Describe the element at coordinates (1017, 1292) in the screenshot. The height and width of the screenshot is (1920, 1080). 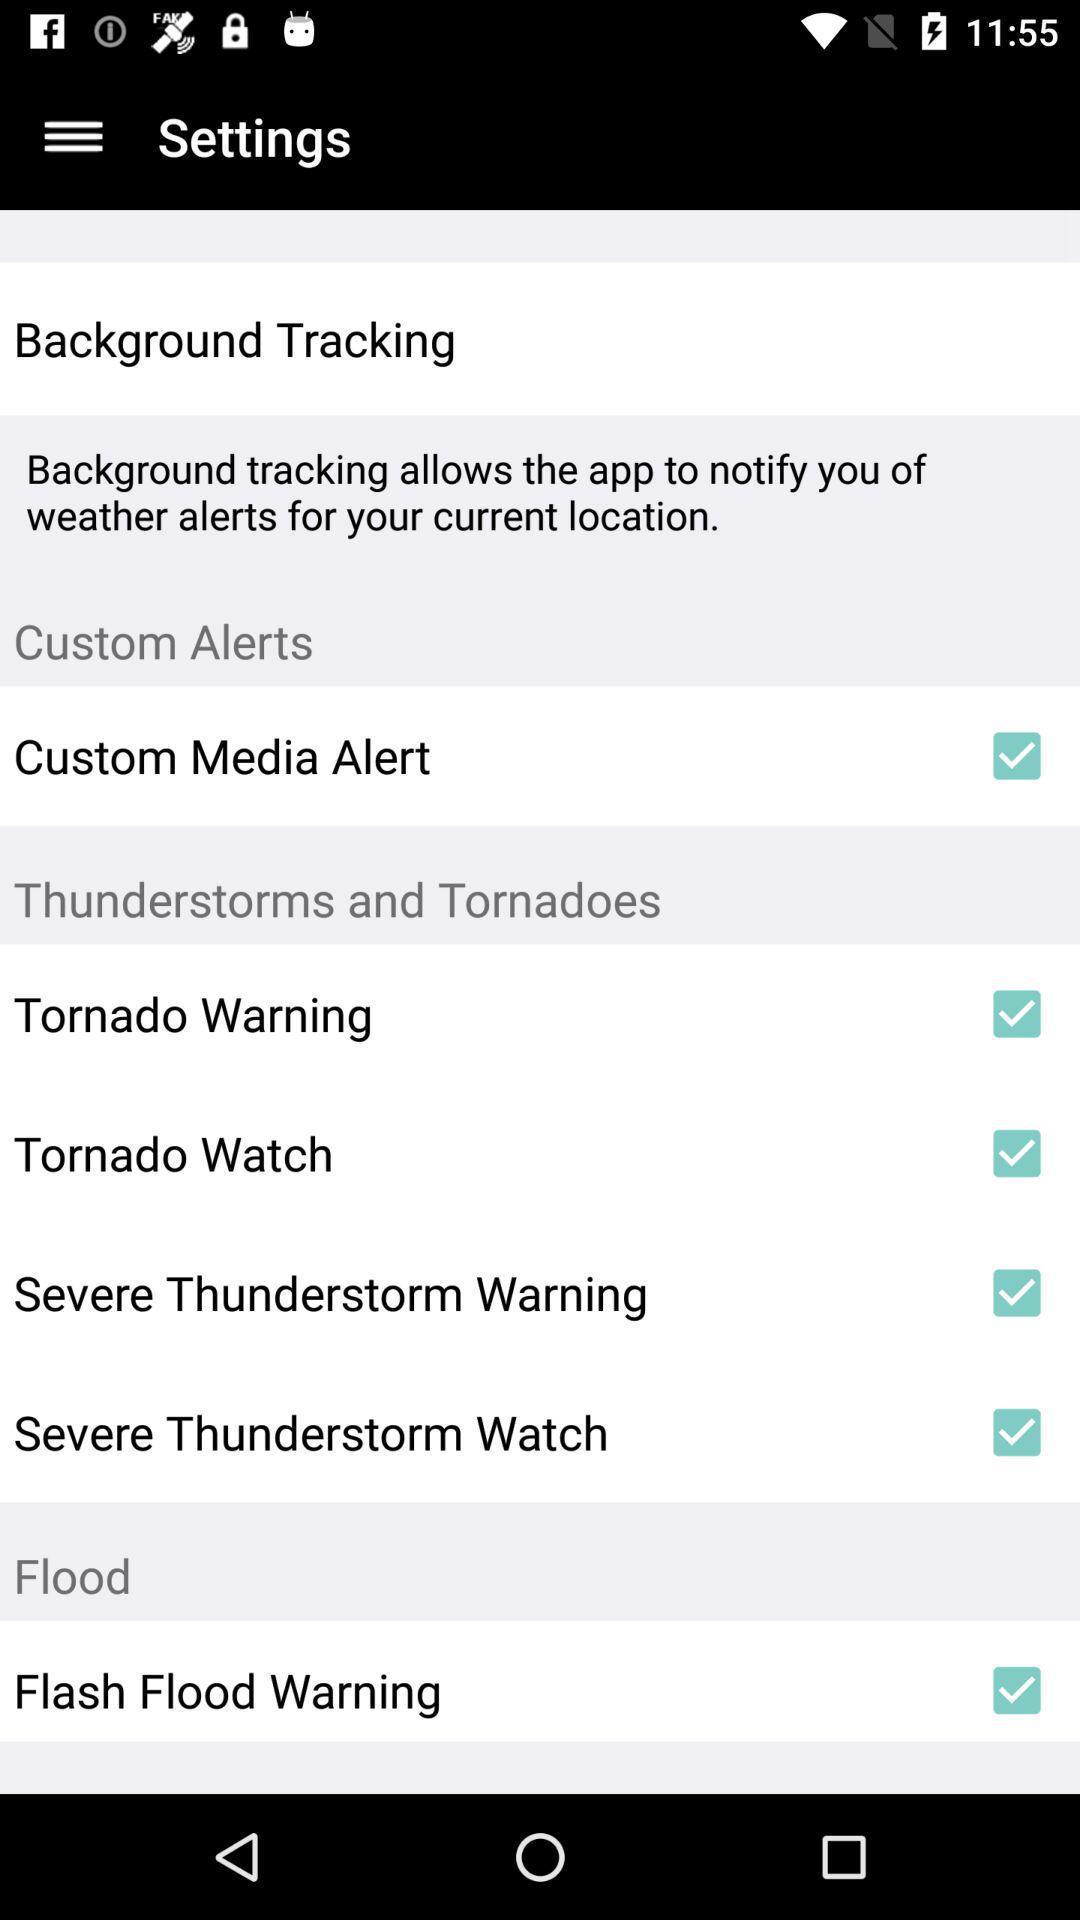
I see `the icon to the right of the severe thunderstorm warning item` at that location.